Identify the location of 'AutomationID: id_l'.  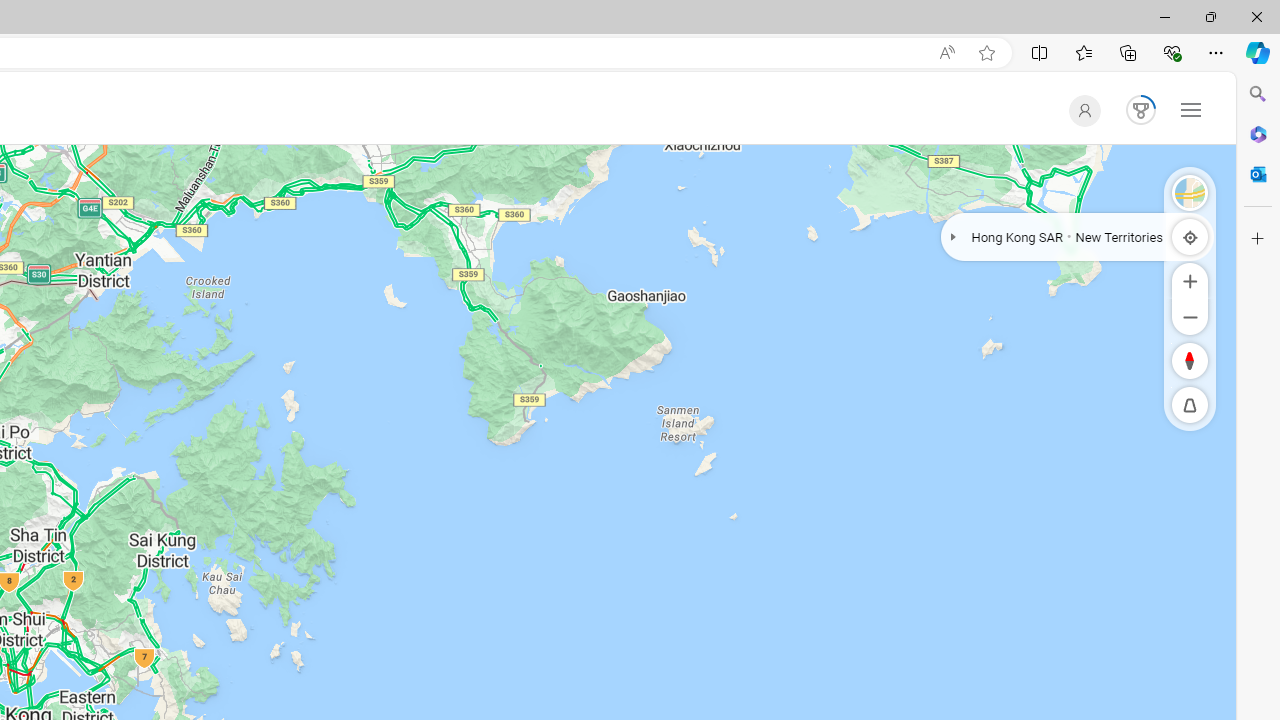
(1079, 110).